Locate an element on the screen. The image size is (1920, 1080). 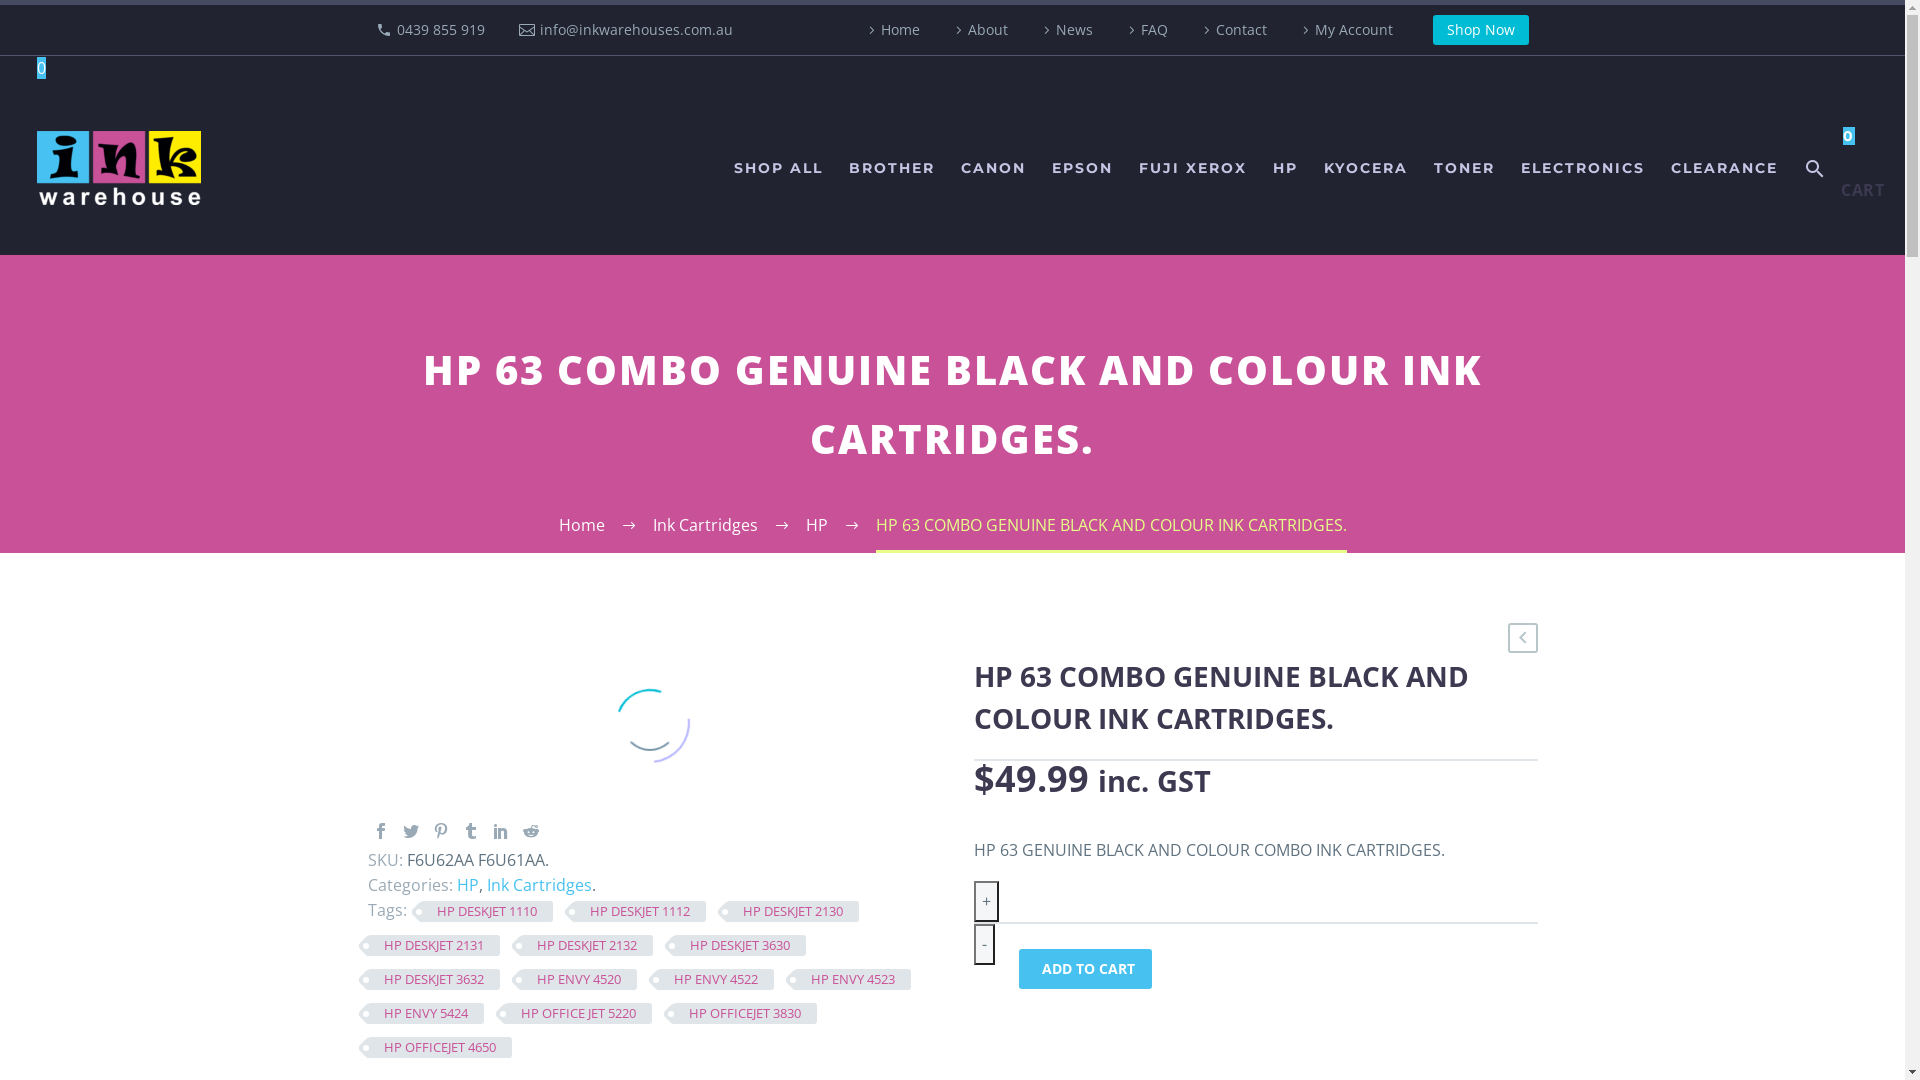
'News' is located at coordinates (1064, 30).